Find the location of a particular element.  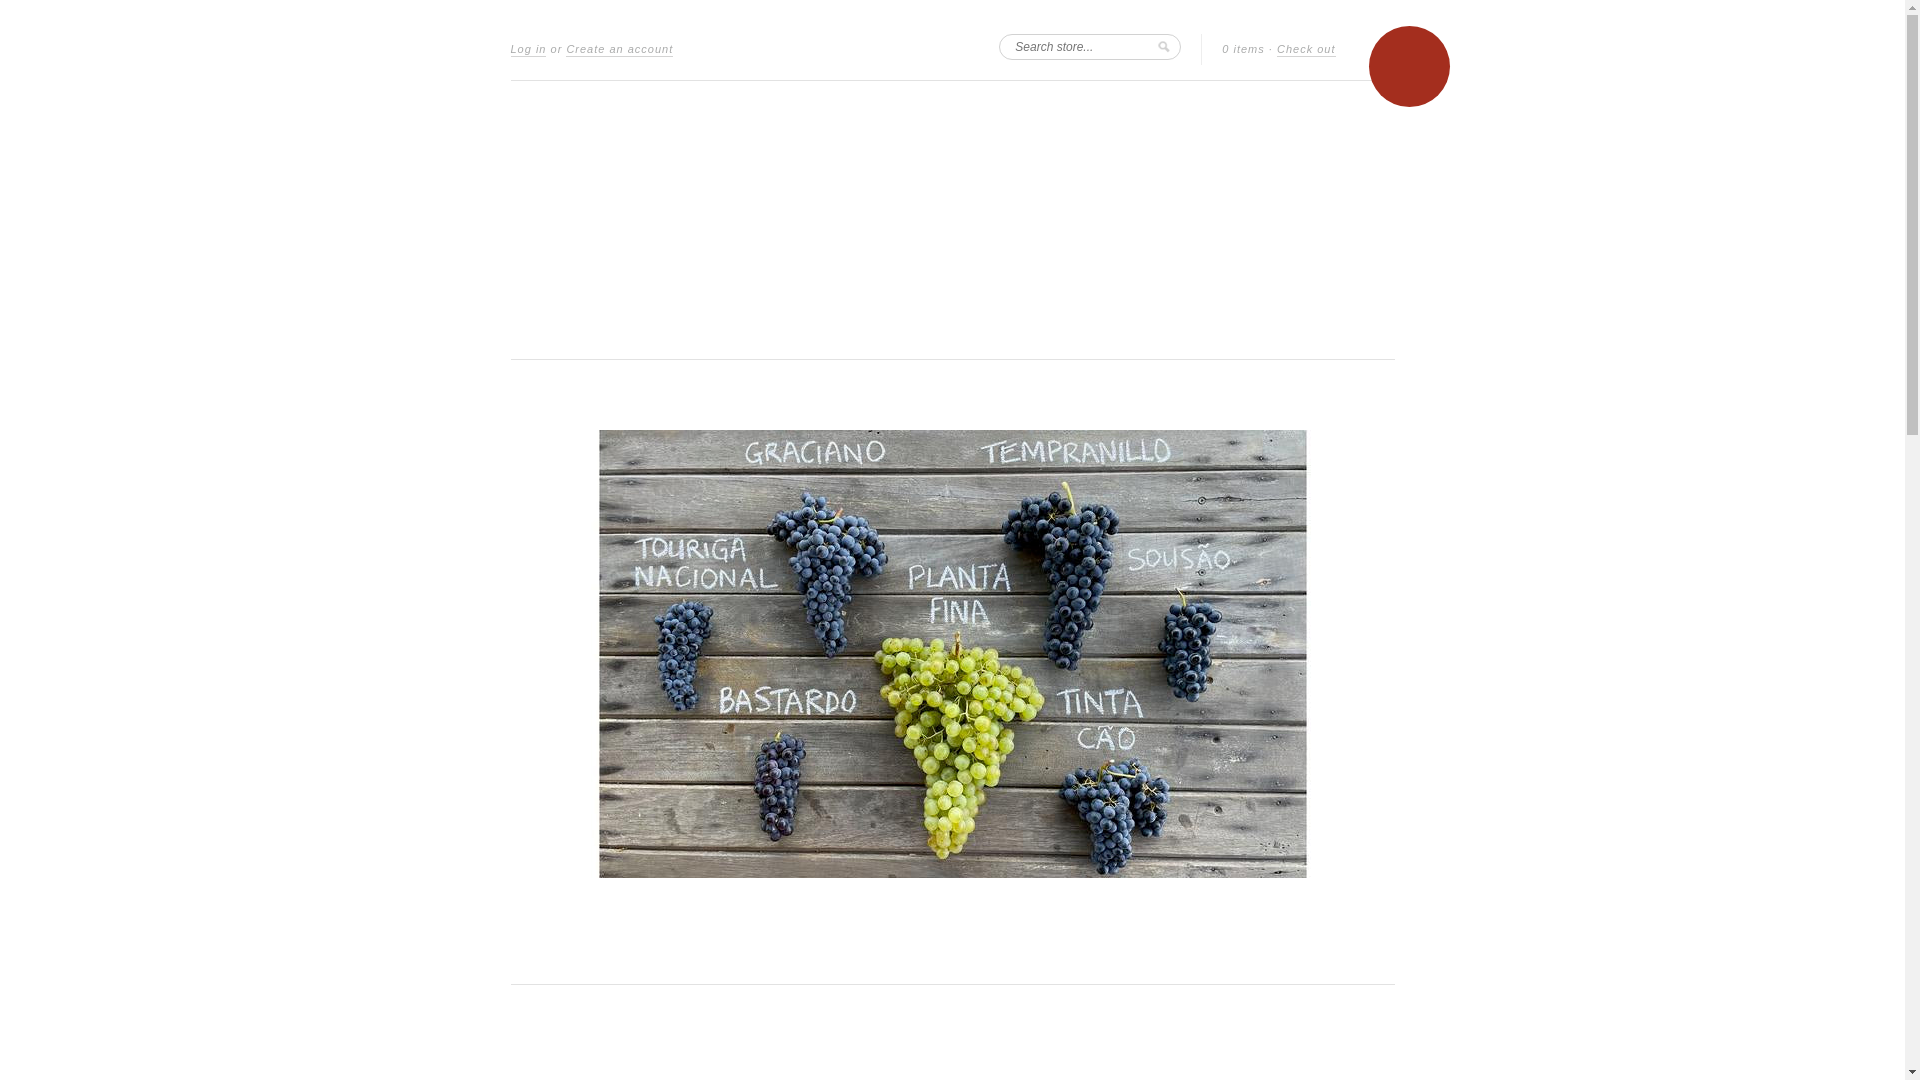

'Create an account' is located at coordinates (618, 49).